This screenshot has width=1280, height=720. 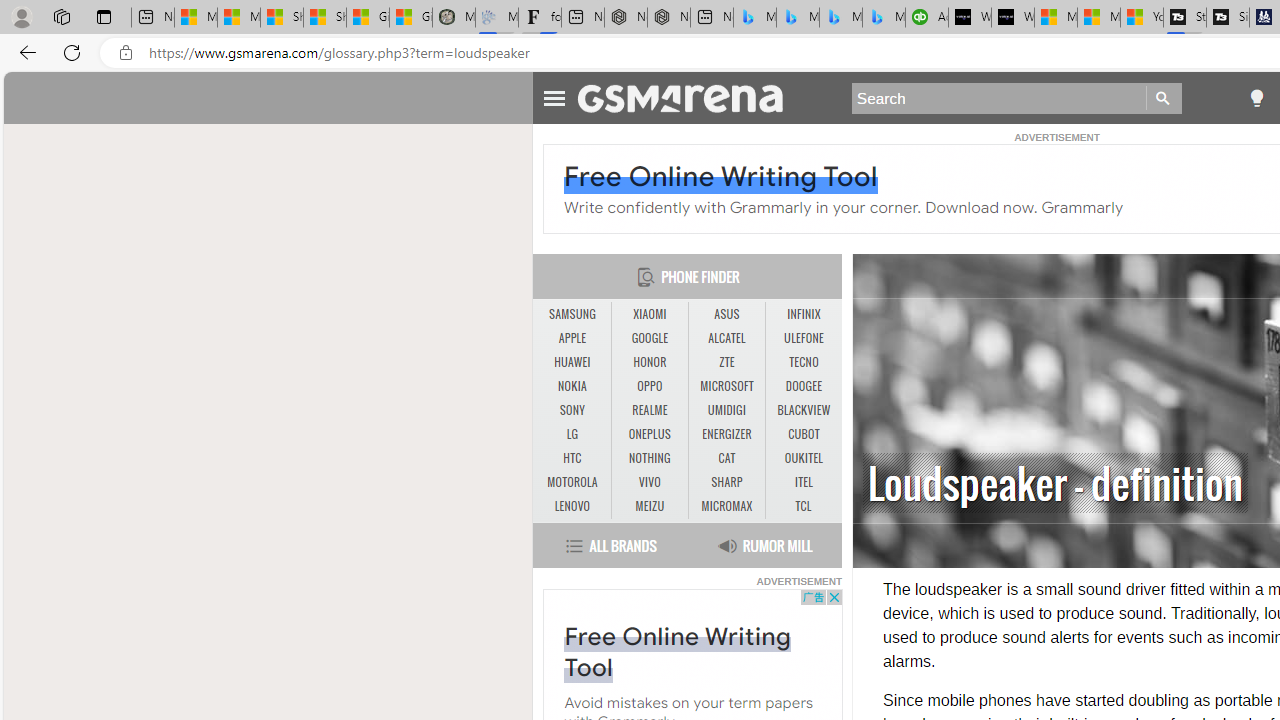 I want to click on 'HUAWEI', so click(x=571, y=362).